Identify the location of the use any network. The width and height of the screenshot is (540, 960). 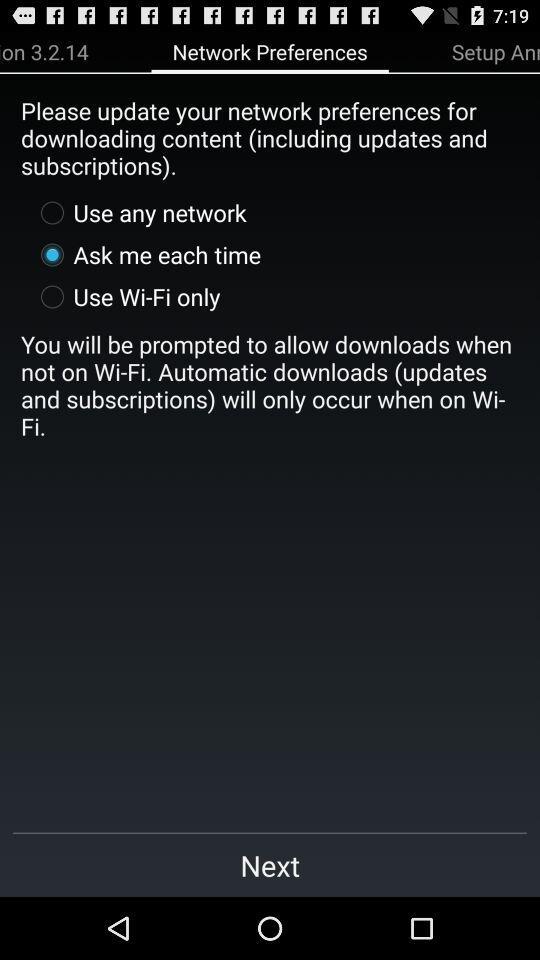
(138, 212).